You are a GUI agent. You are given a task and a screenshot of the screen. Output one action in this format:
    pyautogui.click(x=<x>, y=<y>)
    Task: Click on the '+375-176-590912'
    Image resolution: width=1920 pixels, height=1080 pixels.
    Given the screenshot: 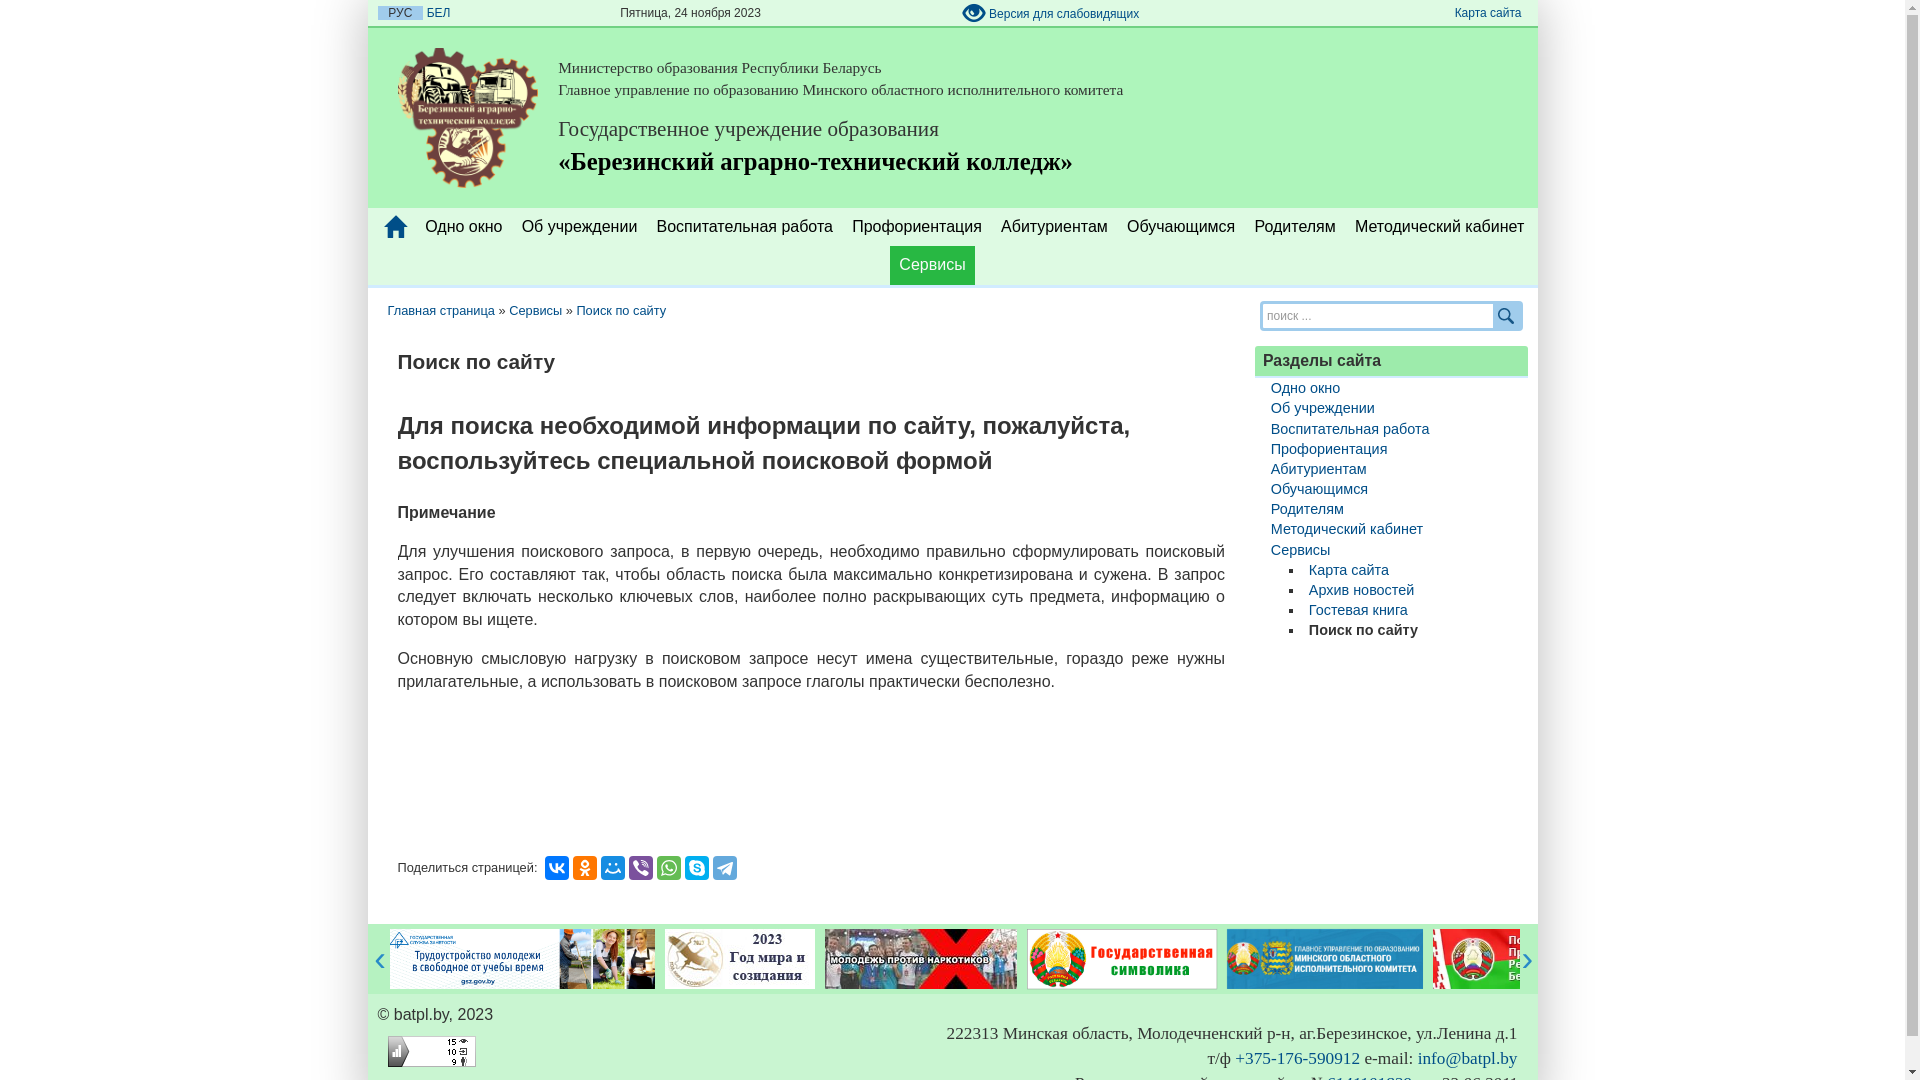 What is the action you would take?
    pyautogui.click(x=1297, y=1057)
    